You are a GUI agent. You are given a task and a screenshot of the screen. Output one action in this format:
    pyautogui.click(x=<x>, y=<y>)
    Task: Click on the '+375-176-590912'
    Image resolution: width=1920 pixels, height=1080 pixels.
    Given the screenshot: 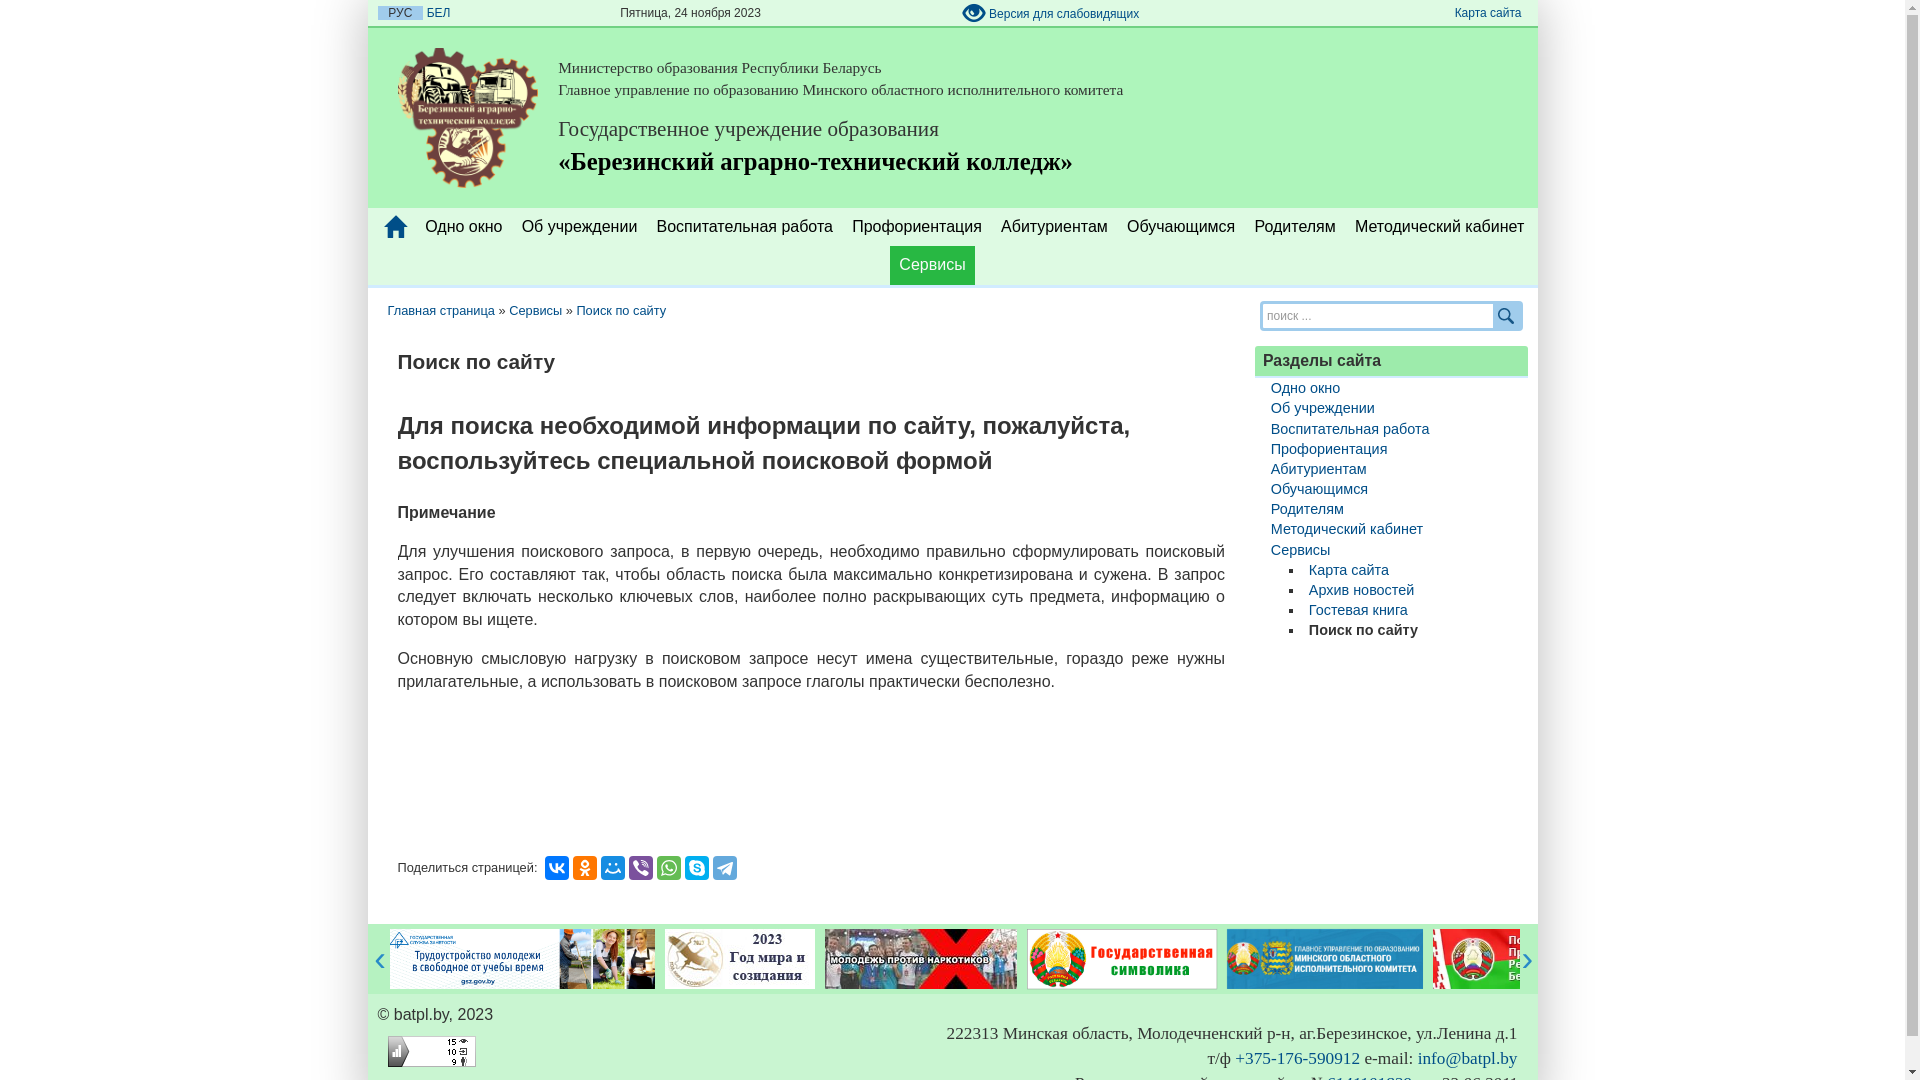 What is the action you would take?
    pyautogui.click(x=1297, y=1057)
    